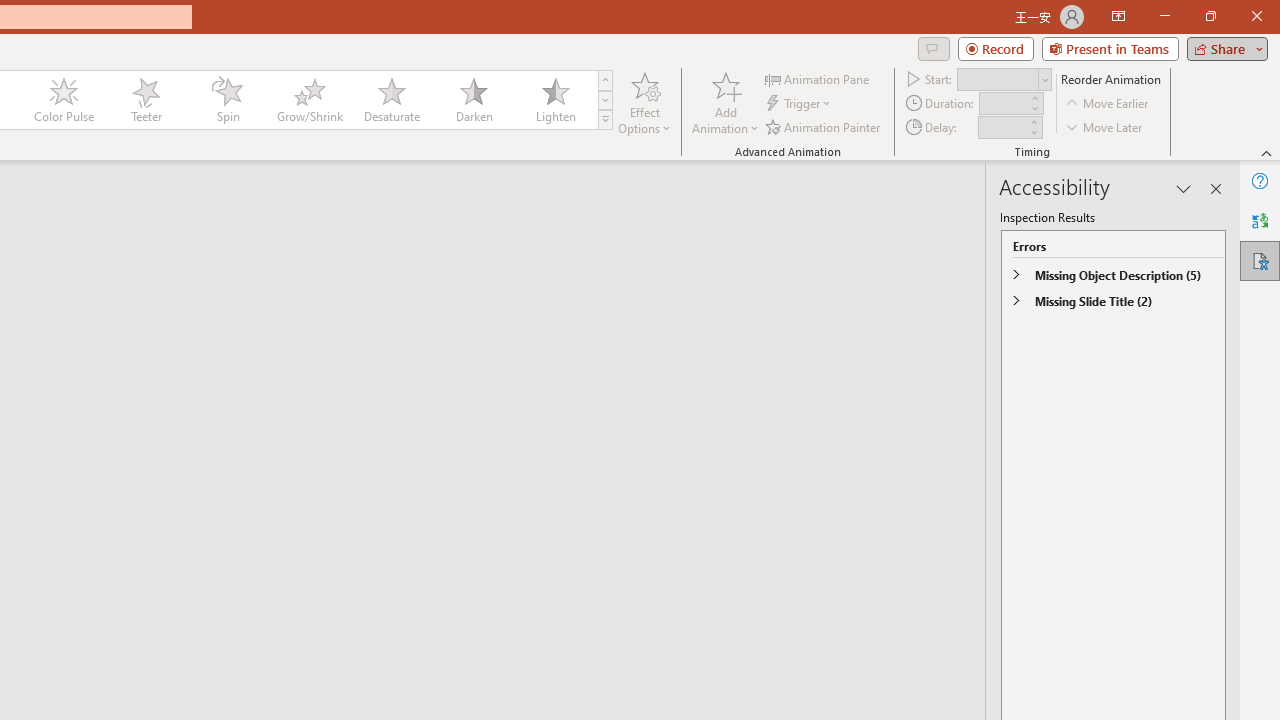 The height and width of the screenshot is (720, 1280). Describe the element at coordinates (605, 119) in the screenshot. I see `'Class: NetUIImage'` at that location.